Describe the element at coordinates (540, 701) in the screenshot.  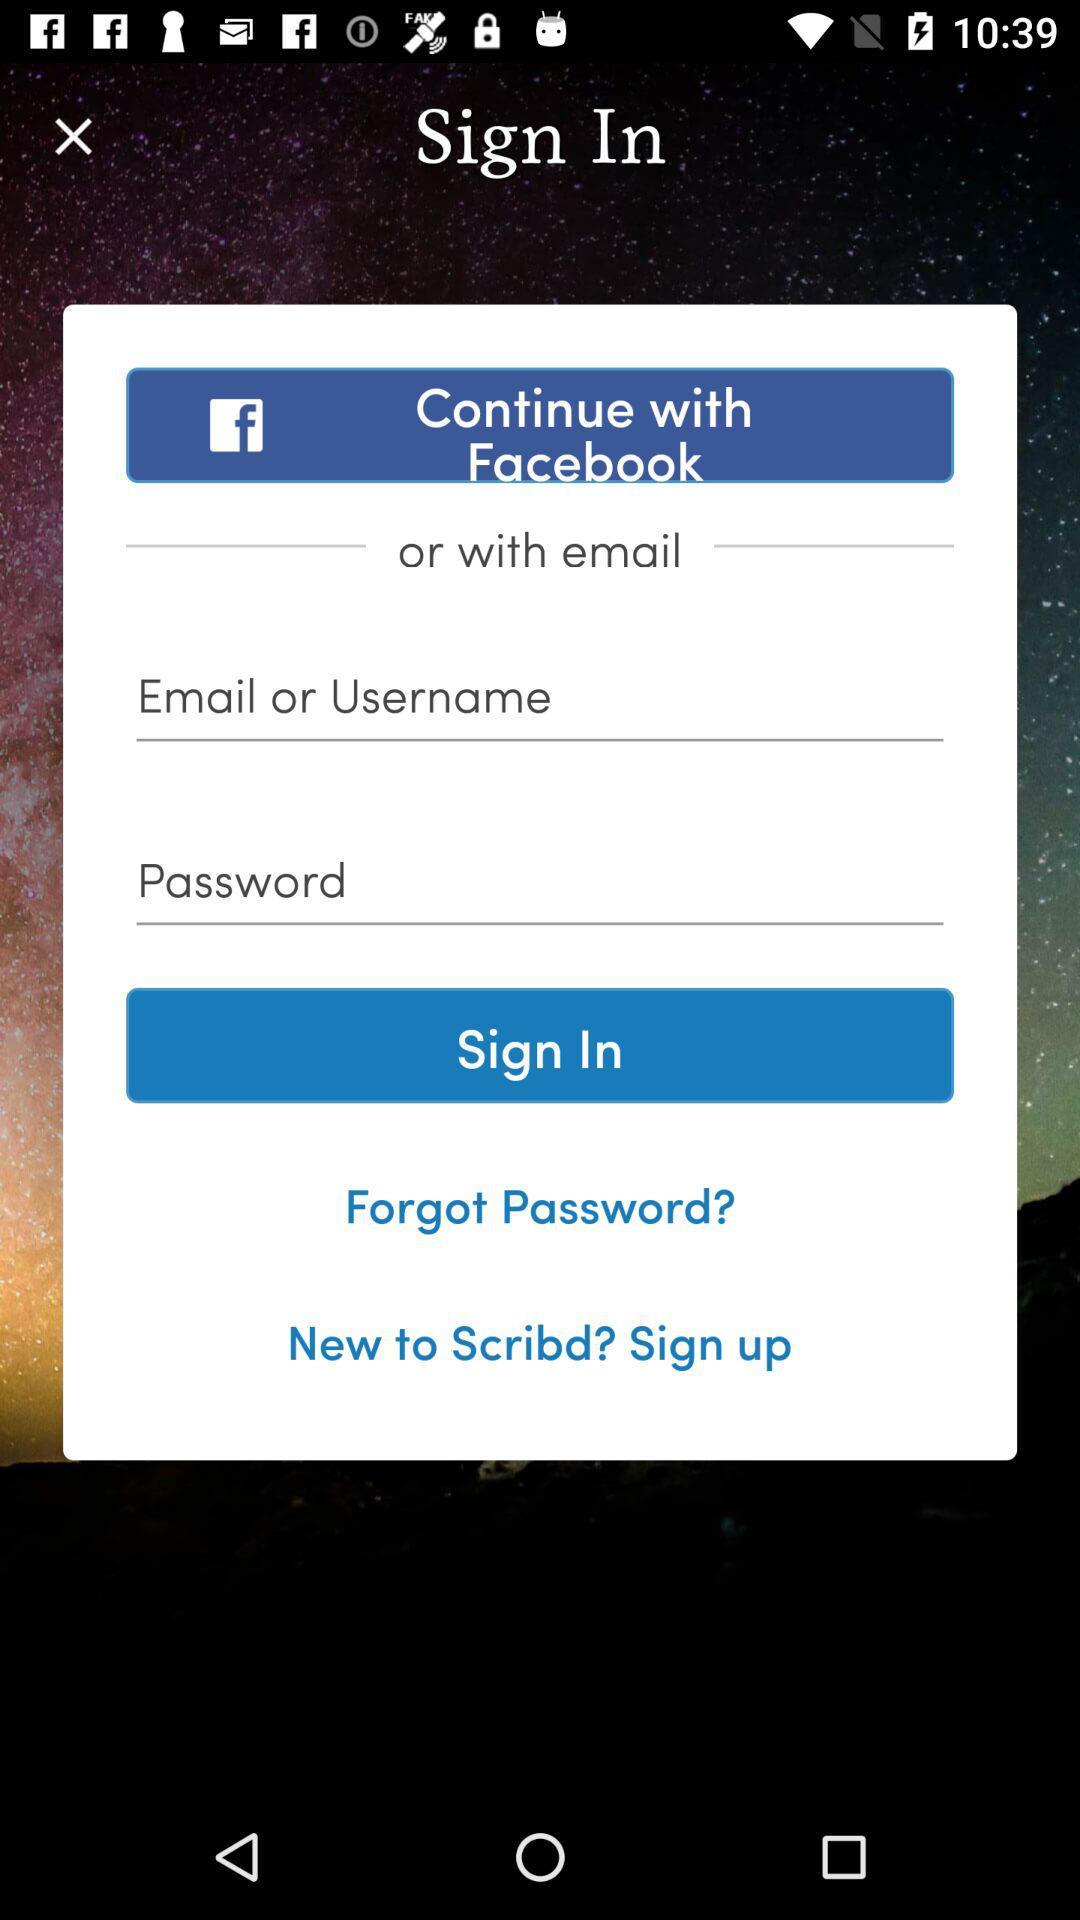
I see `email or username field` at that location.